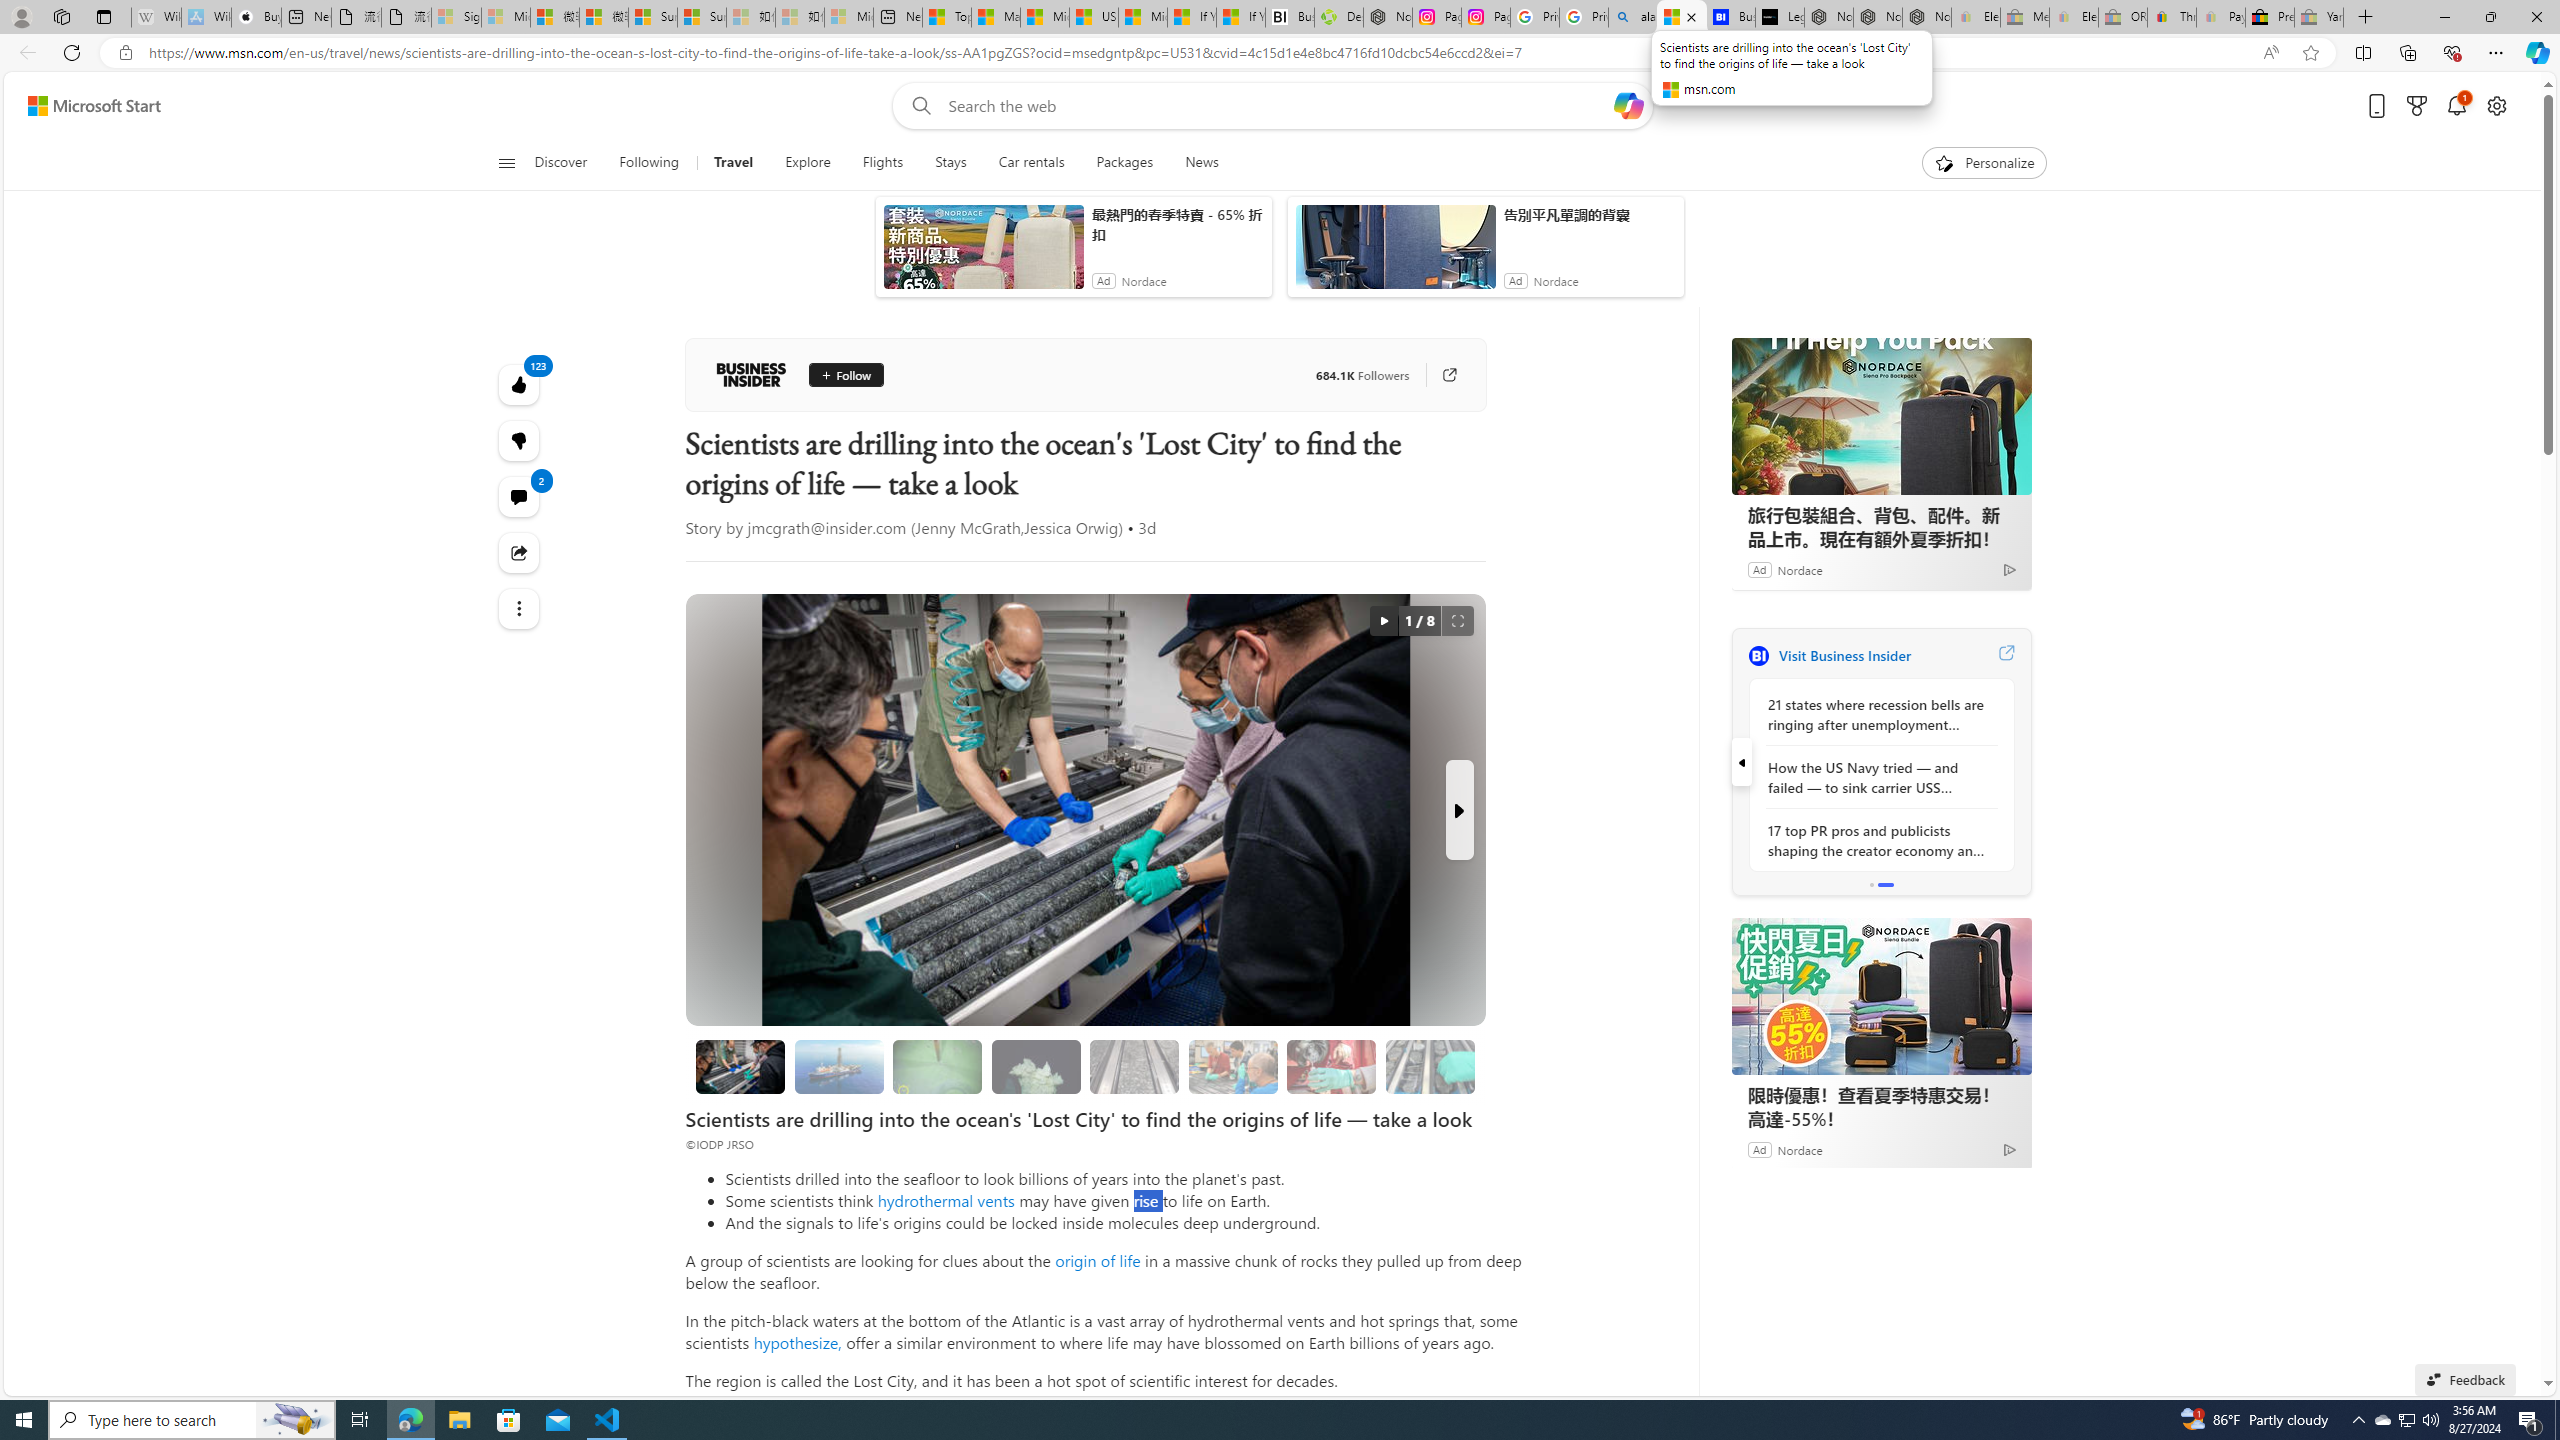 The height and width of the screenshot is (1440, 2560). What do you see at coordinates (1394, 253) in the screenshot?
I see `'anim-content'` at bounding box center [1394, 253].